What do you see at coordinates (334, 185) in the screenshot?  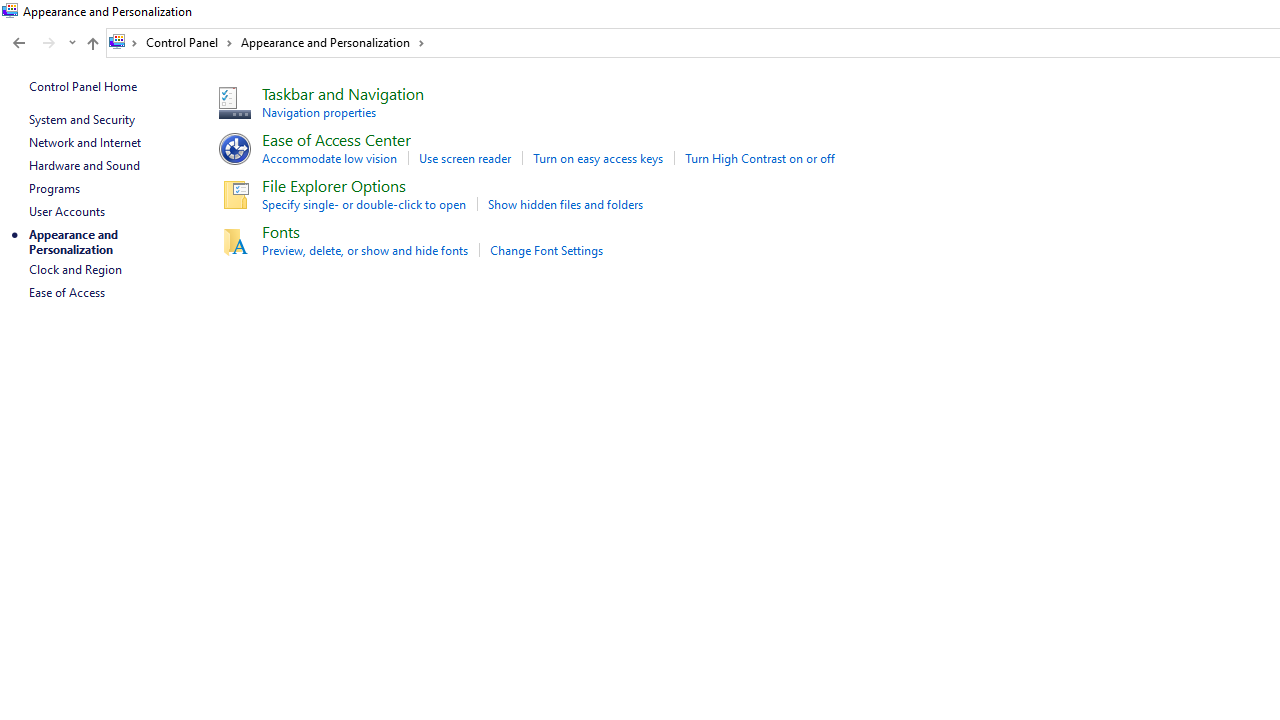 I see `'File Explorer Options'` at bounding box center [334, 185].